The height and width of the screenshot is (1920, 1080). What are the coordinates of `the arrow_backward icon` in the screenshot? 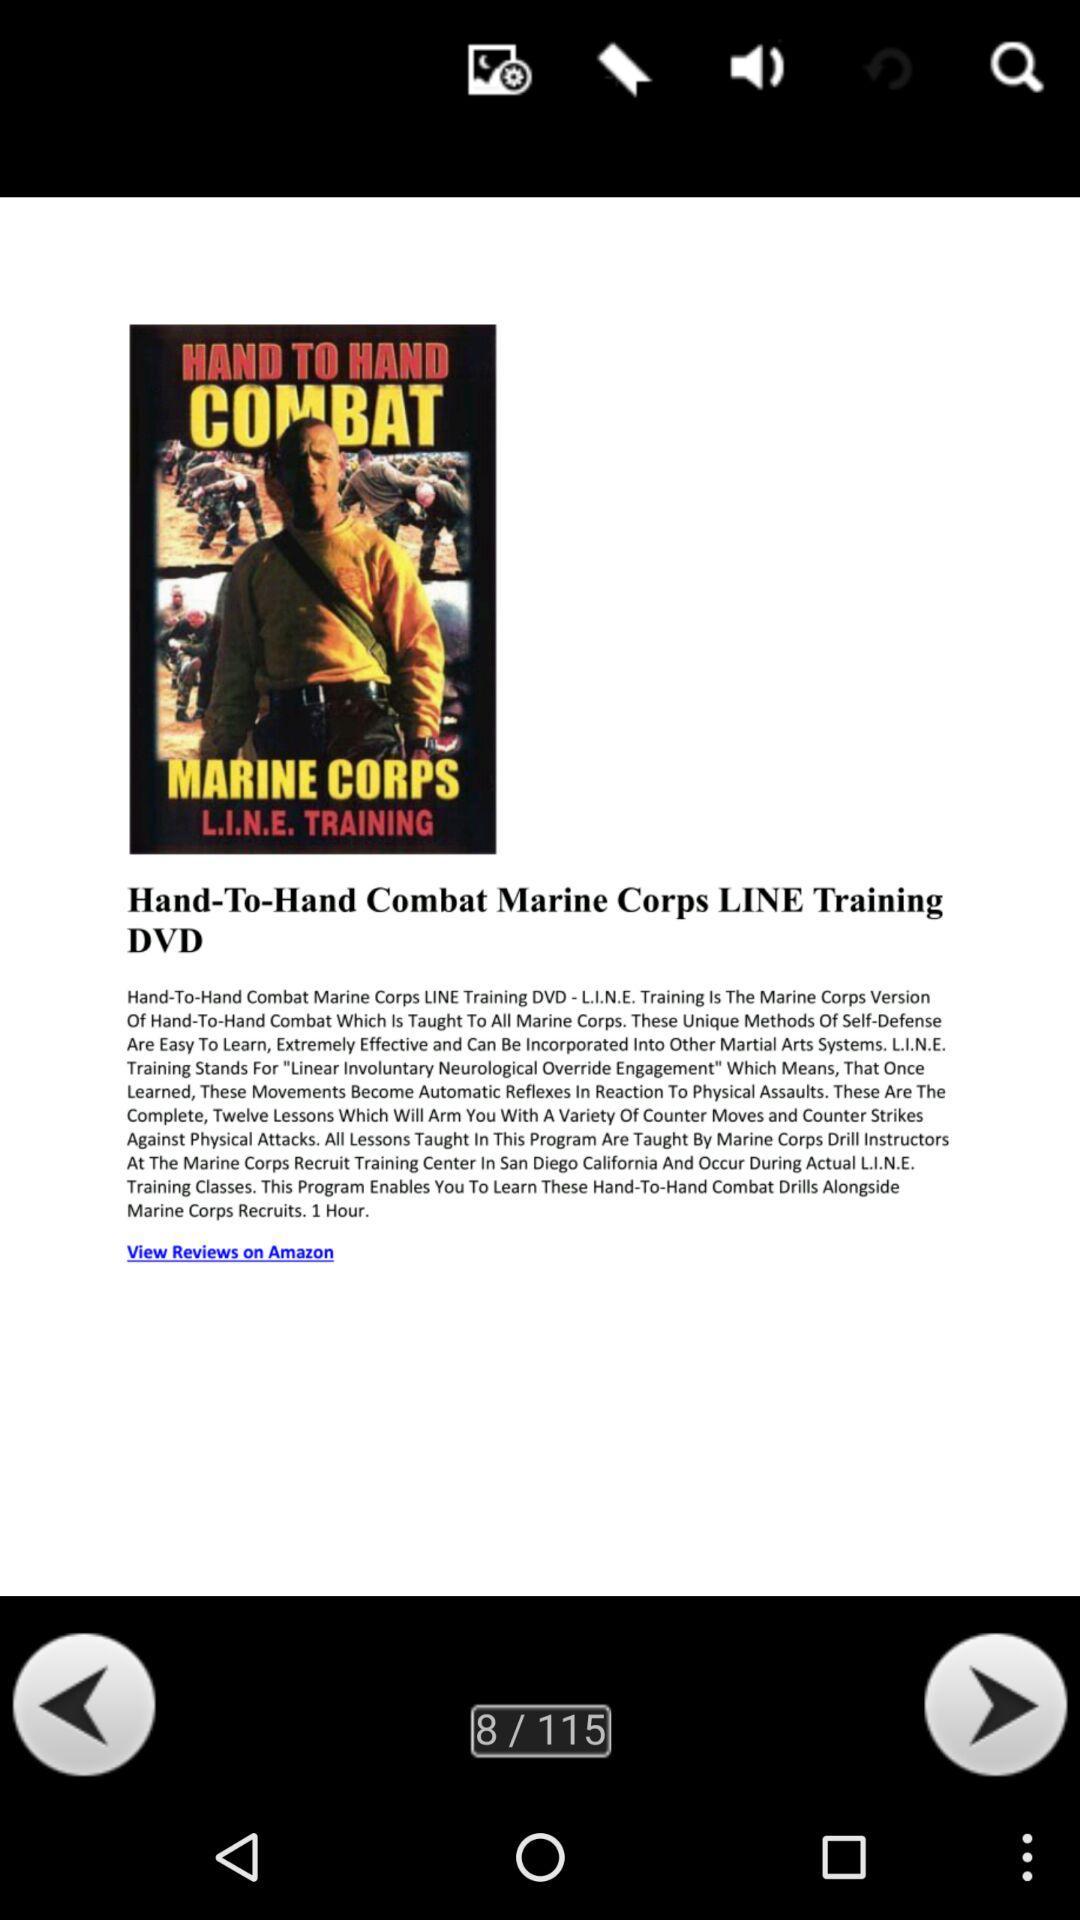 It's located at (83, 1825).